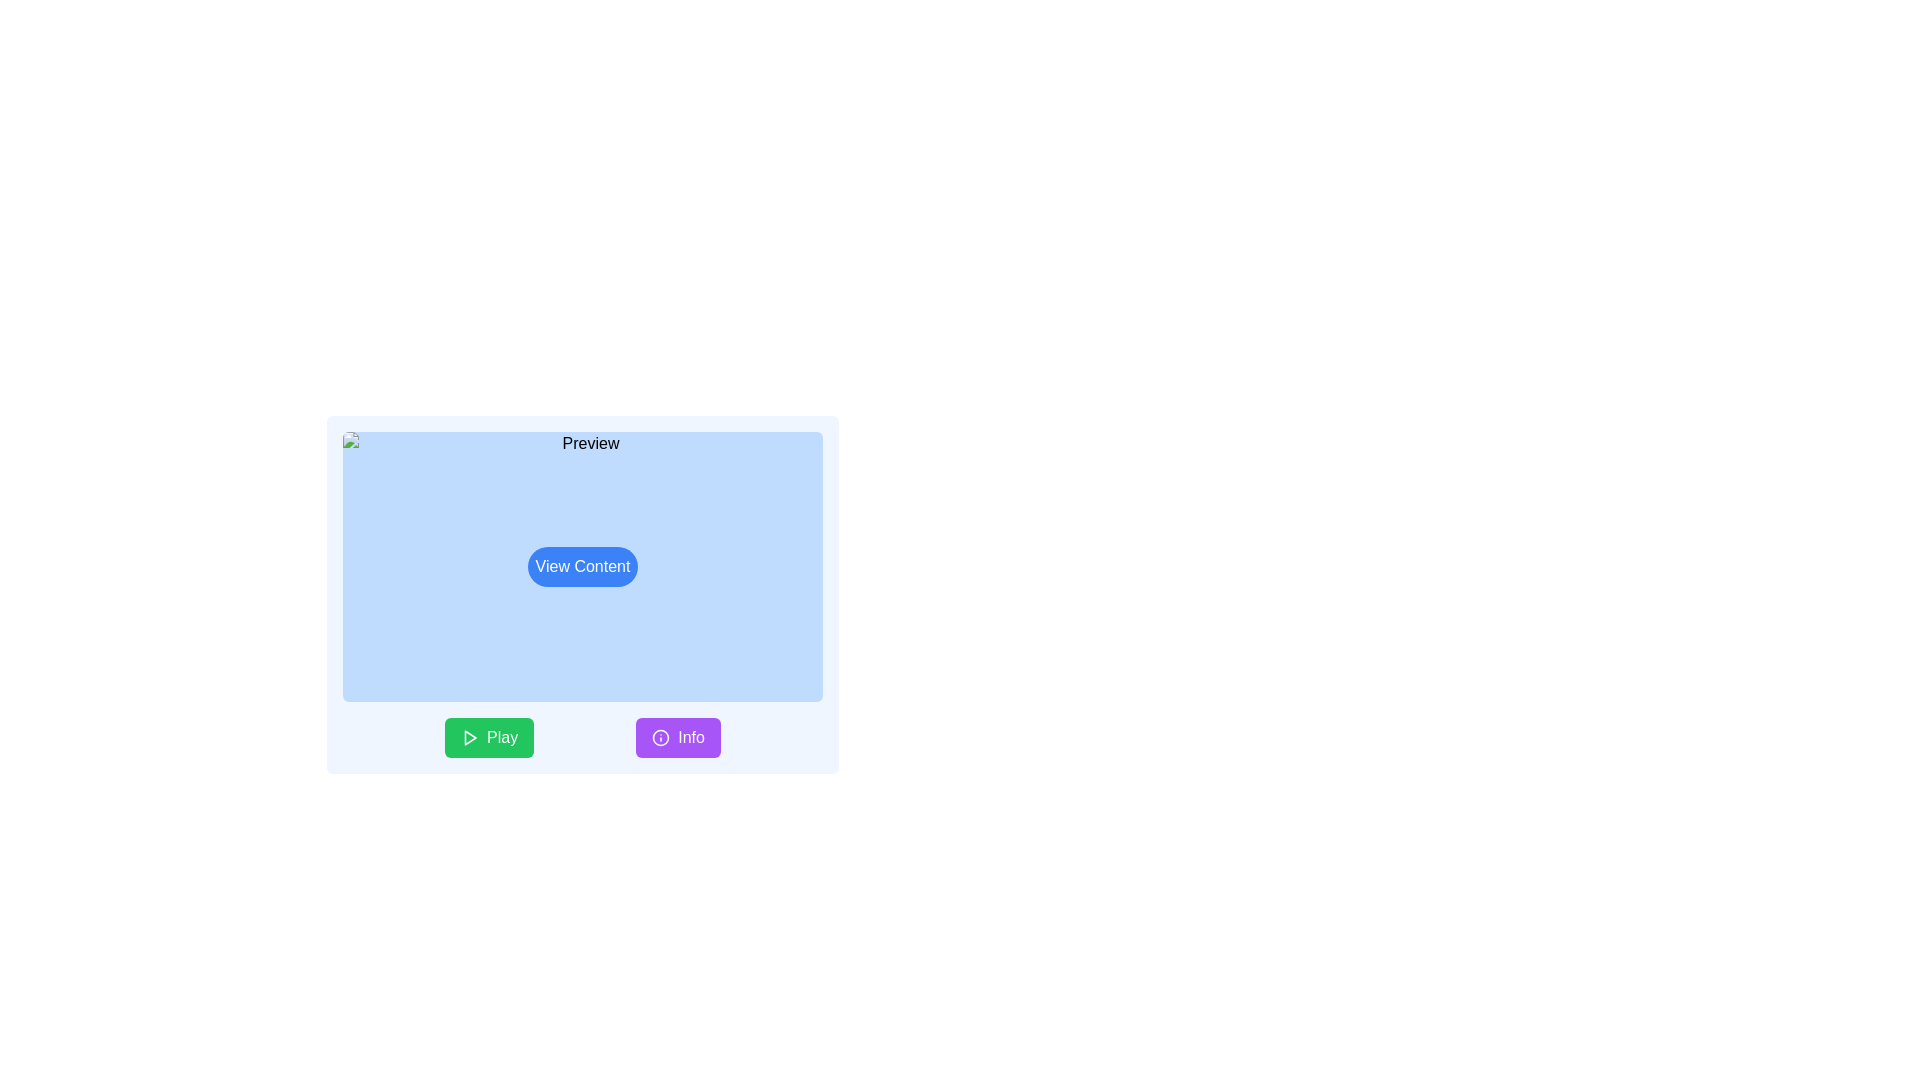 This screenshot has width=1920, height=1080. What do you see at coordinates (469, 737) in the screenshot?
I see `the small triangular play icon with a white outline and green fill, embedded within the larger green button labeled 'Play', located beneath the rectangular content area labeled 'Preview'` at bounding box center [469, 737].